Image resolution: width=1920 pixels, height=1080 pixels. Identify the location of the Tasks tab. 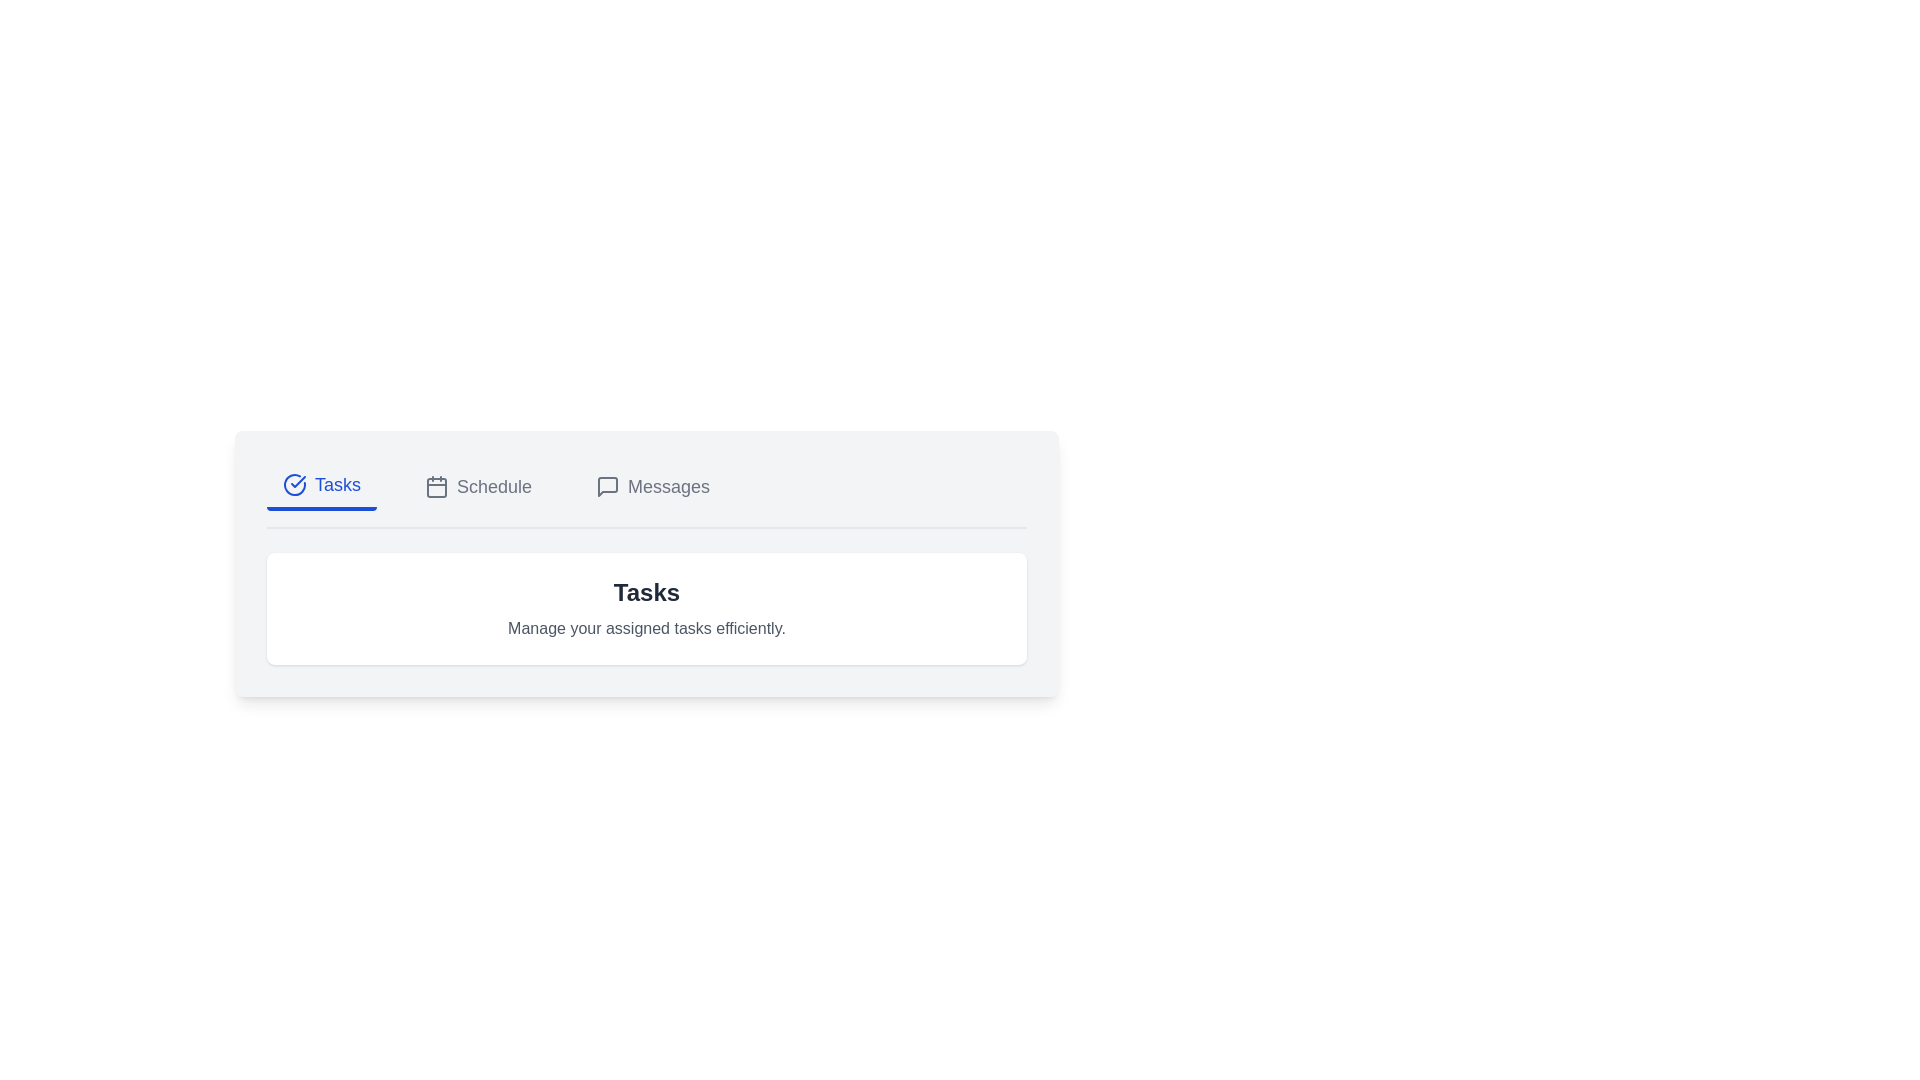
(321, 486).